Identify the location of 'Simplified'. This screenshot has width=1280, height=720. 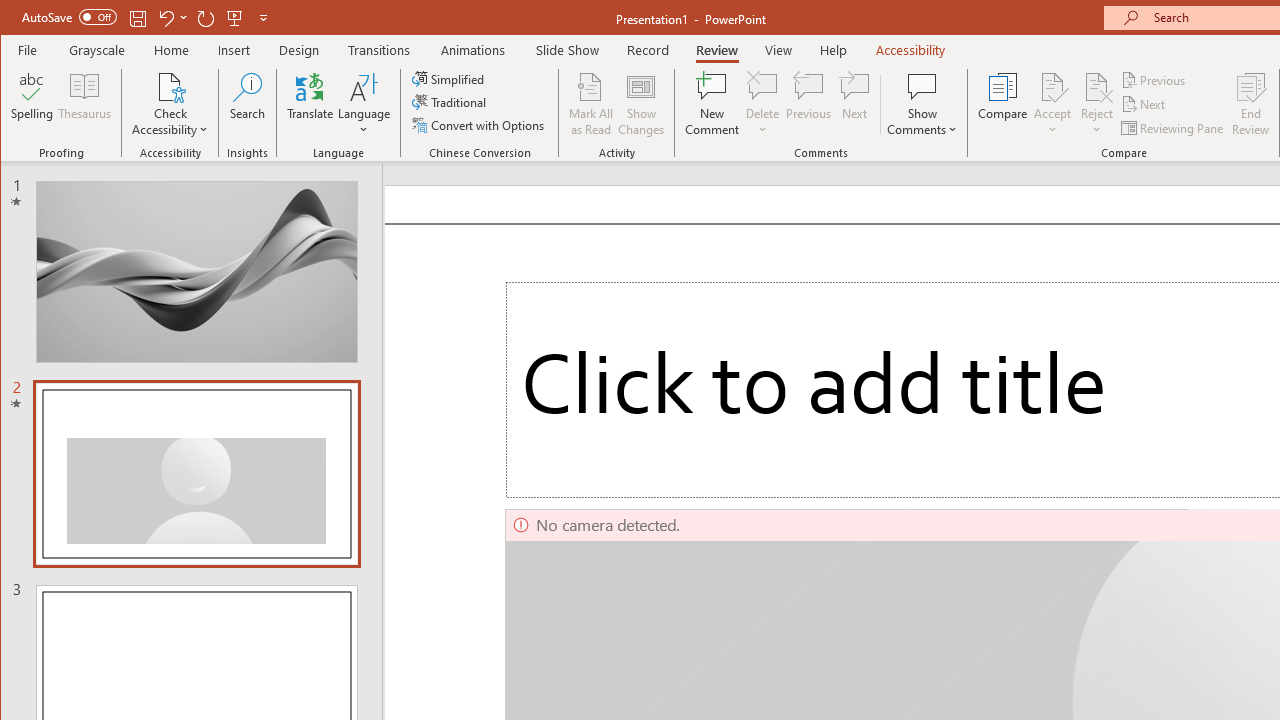
(449, 78).